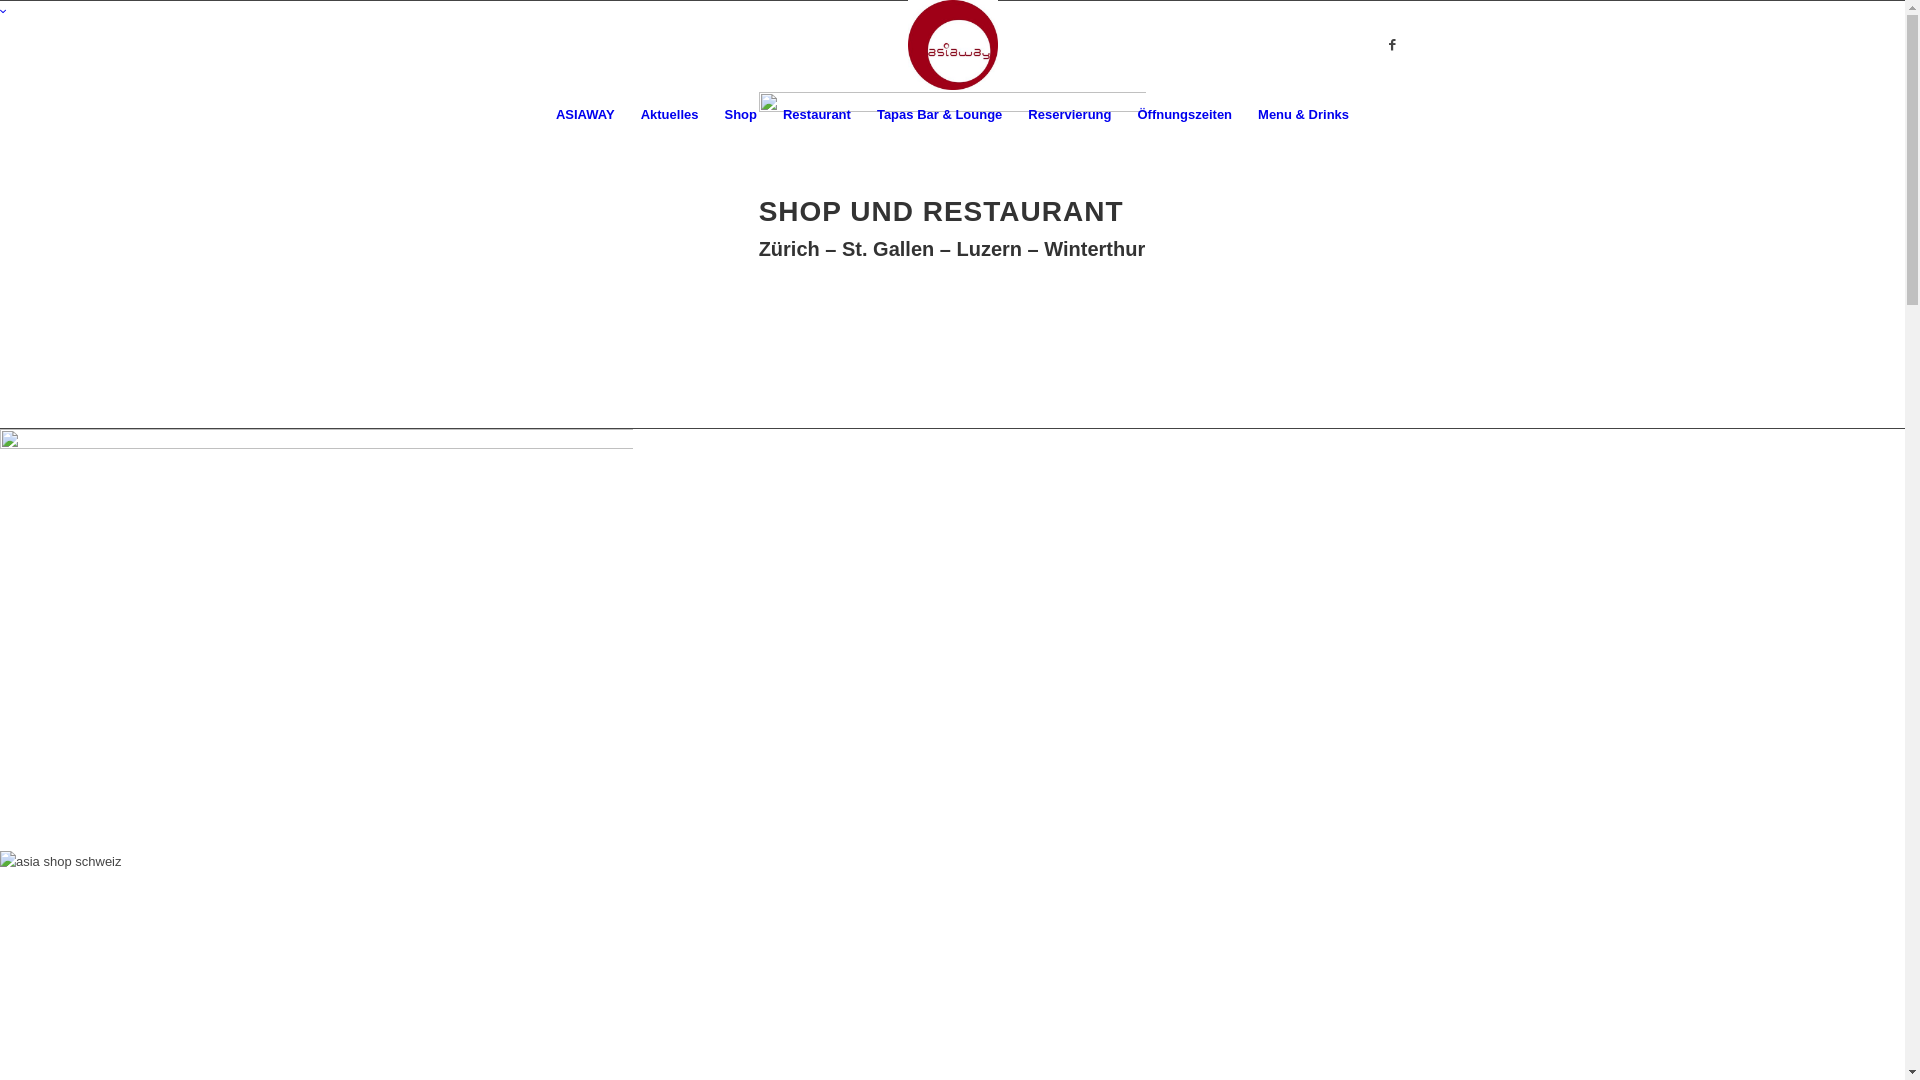 The image size is (1920, 1080). I want to click on 'Restaurant', so click(816, 115).